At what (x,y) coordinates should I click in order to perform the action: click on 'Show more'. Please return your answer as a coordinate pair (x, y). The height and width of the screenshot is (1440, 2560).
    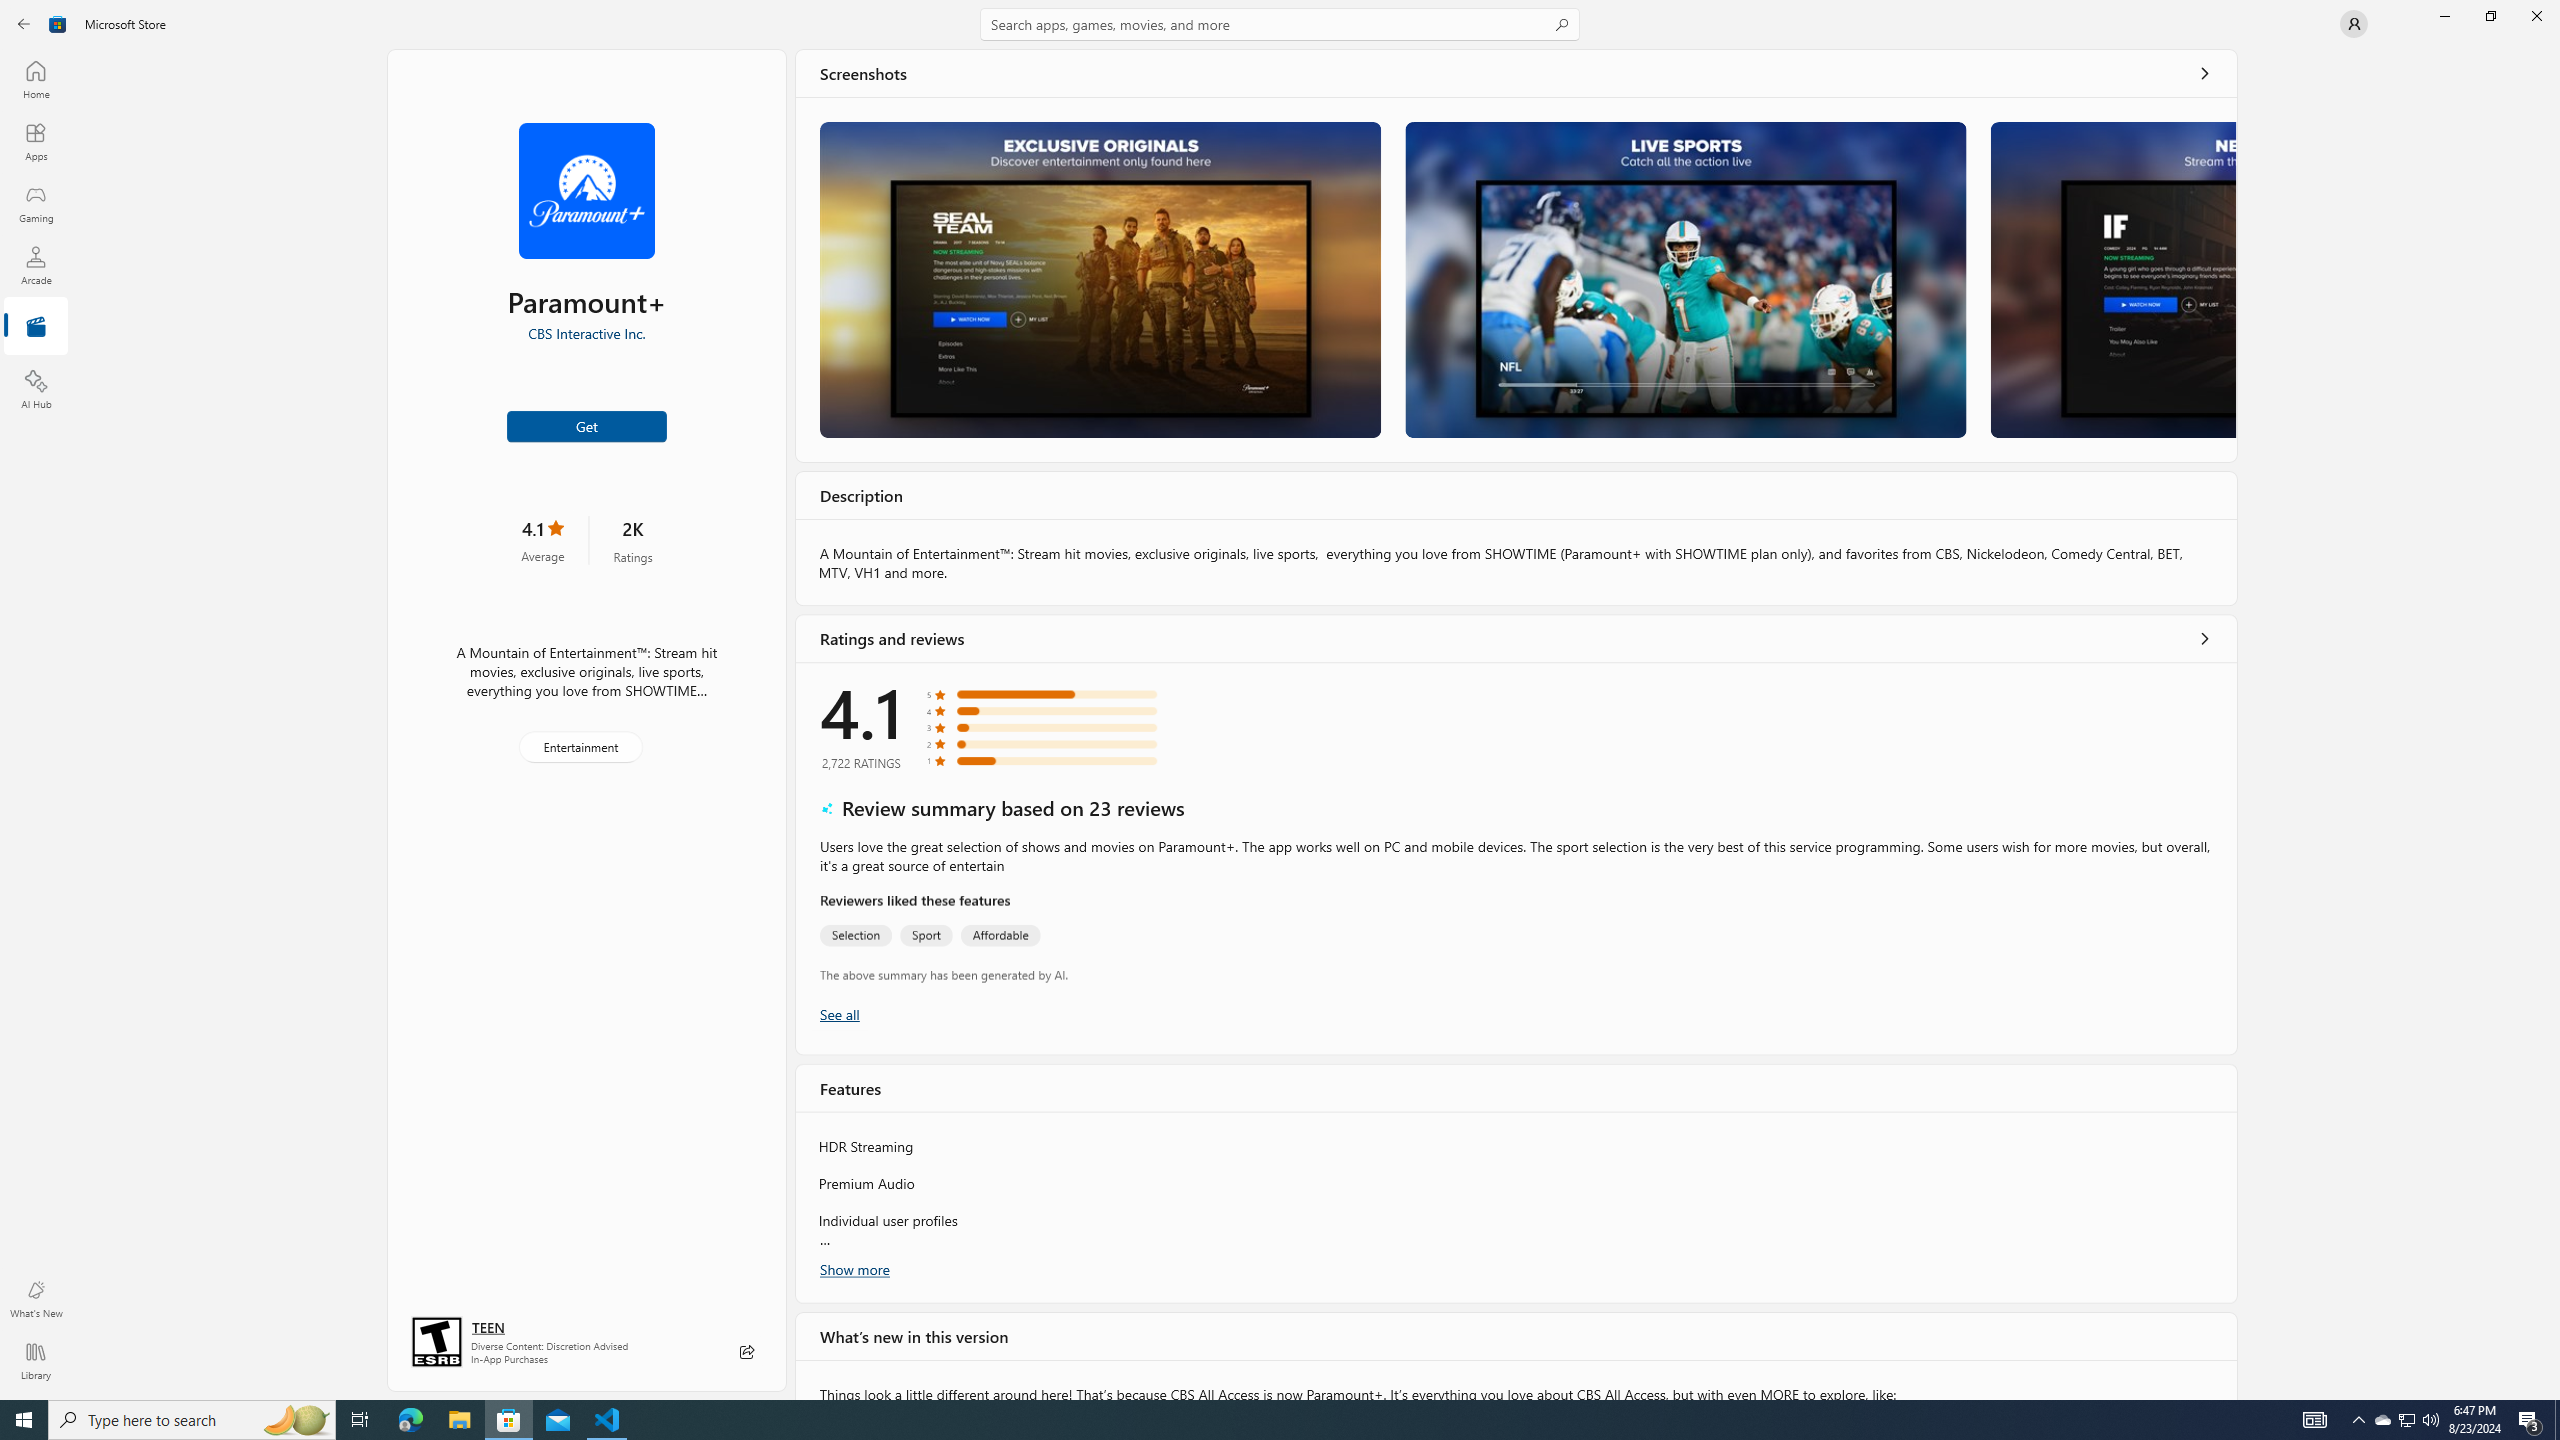
    Looking at the image, I should click on (852, 1268).